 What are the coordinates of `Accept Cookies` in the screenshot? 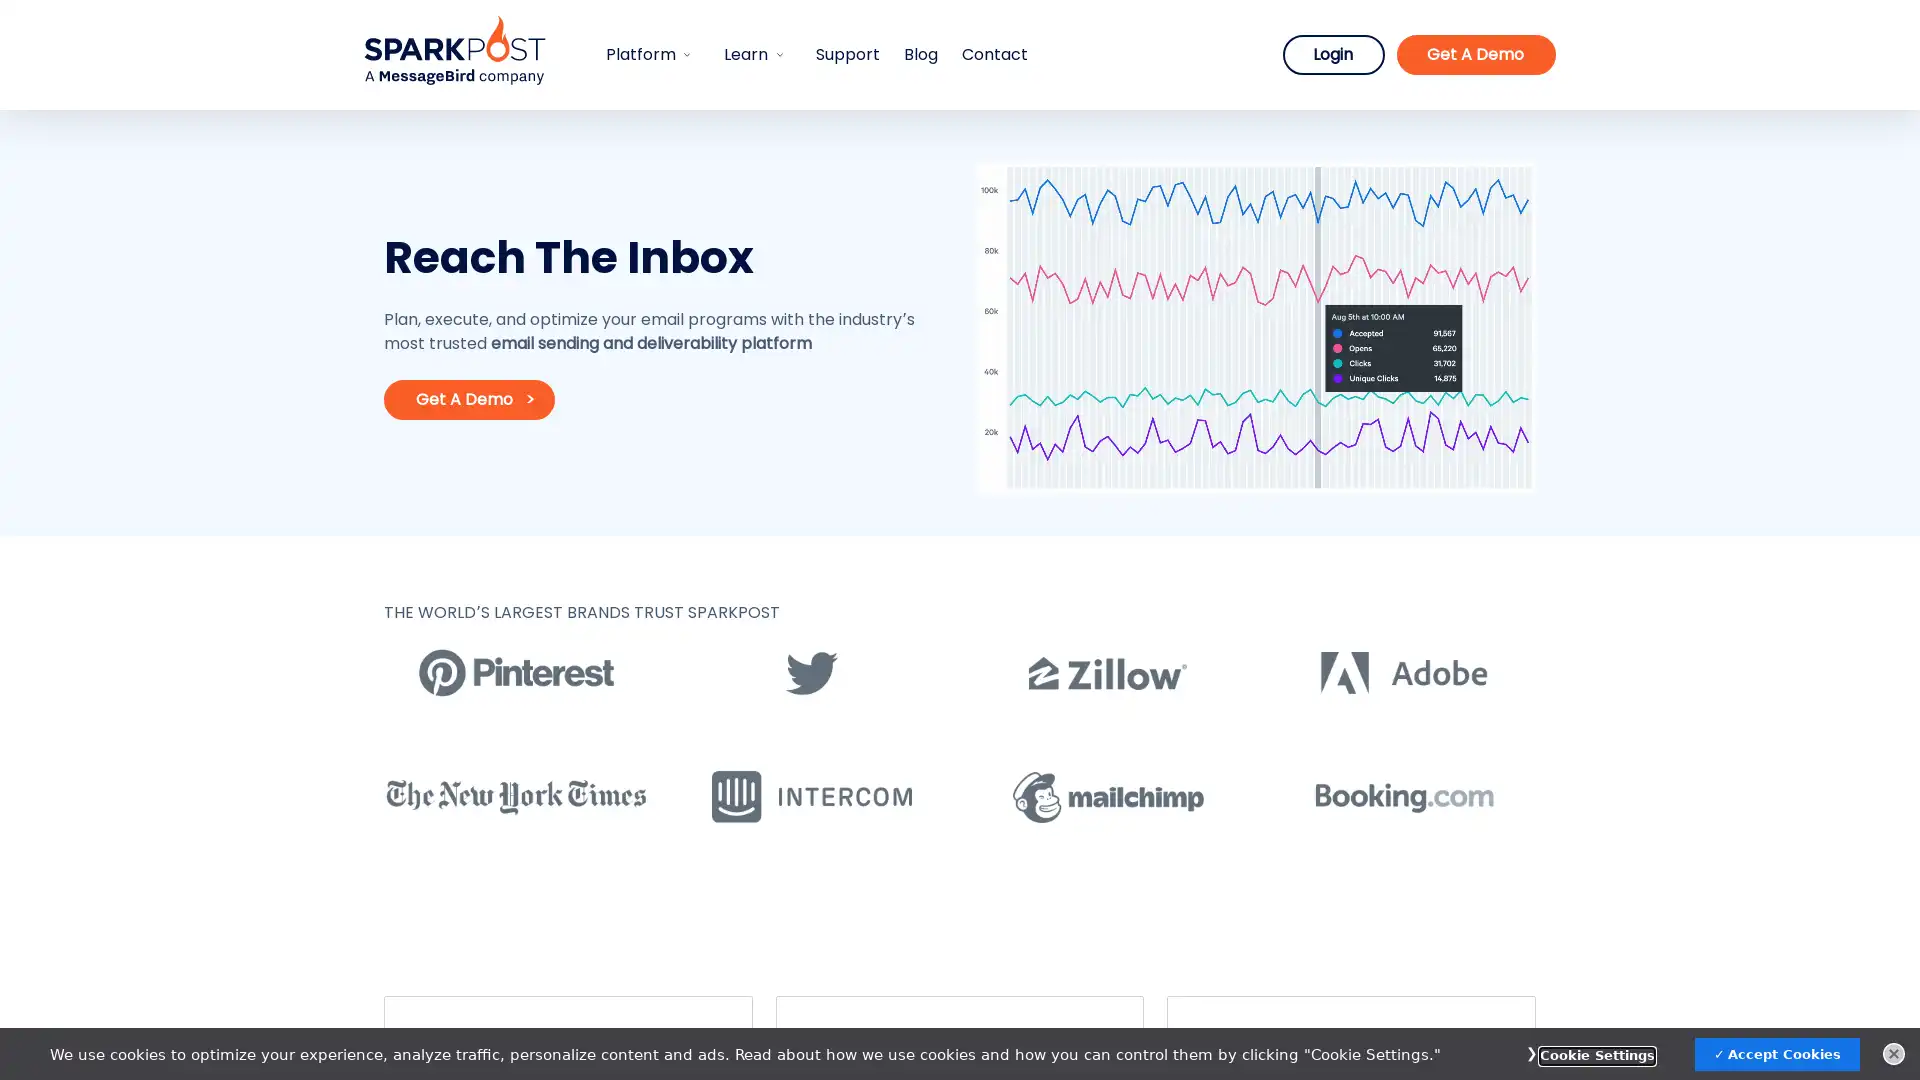 It's located at (1777, 1052).